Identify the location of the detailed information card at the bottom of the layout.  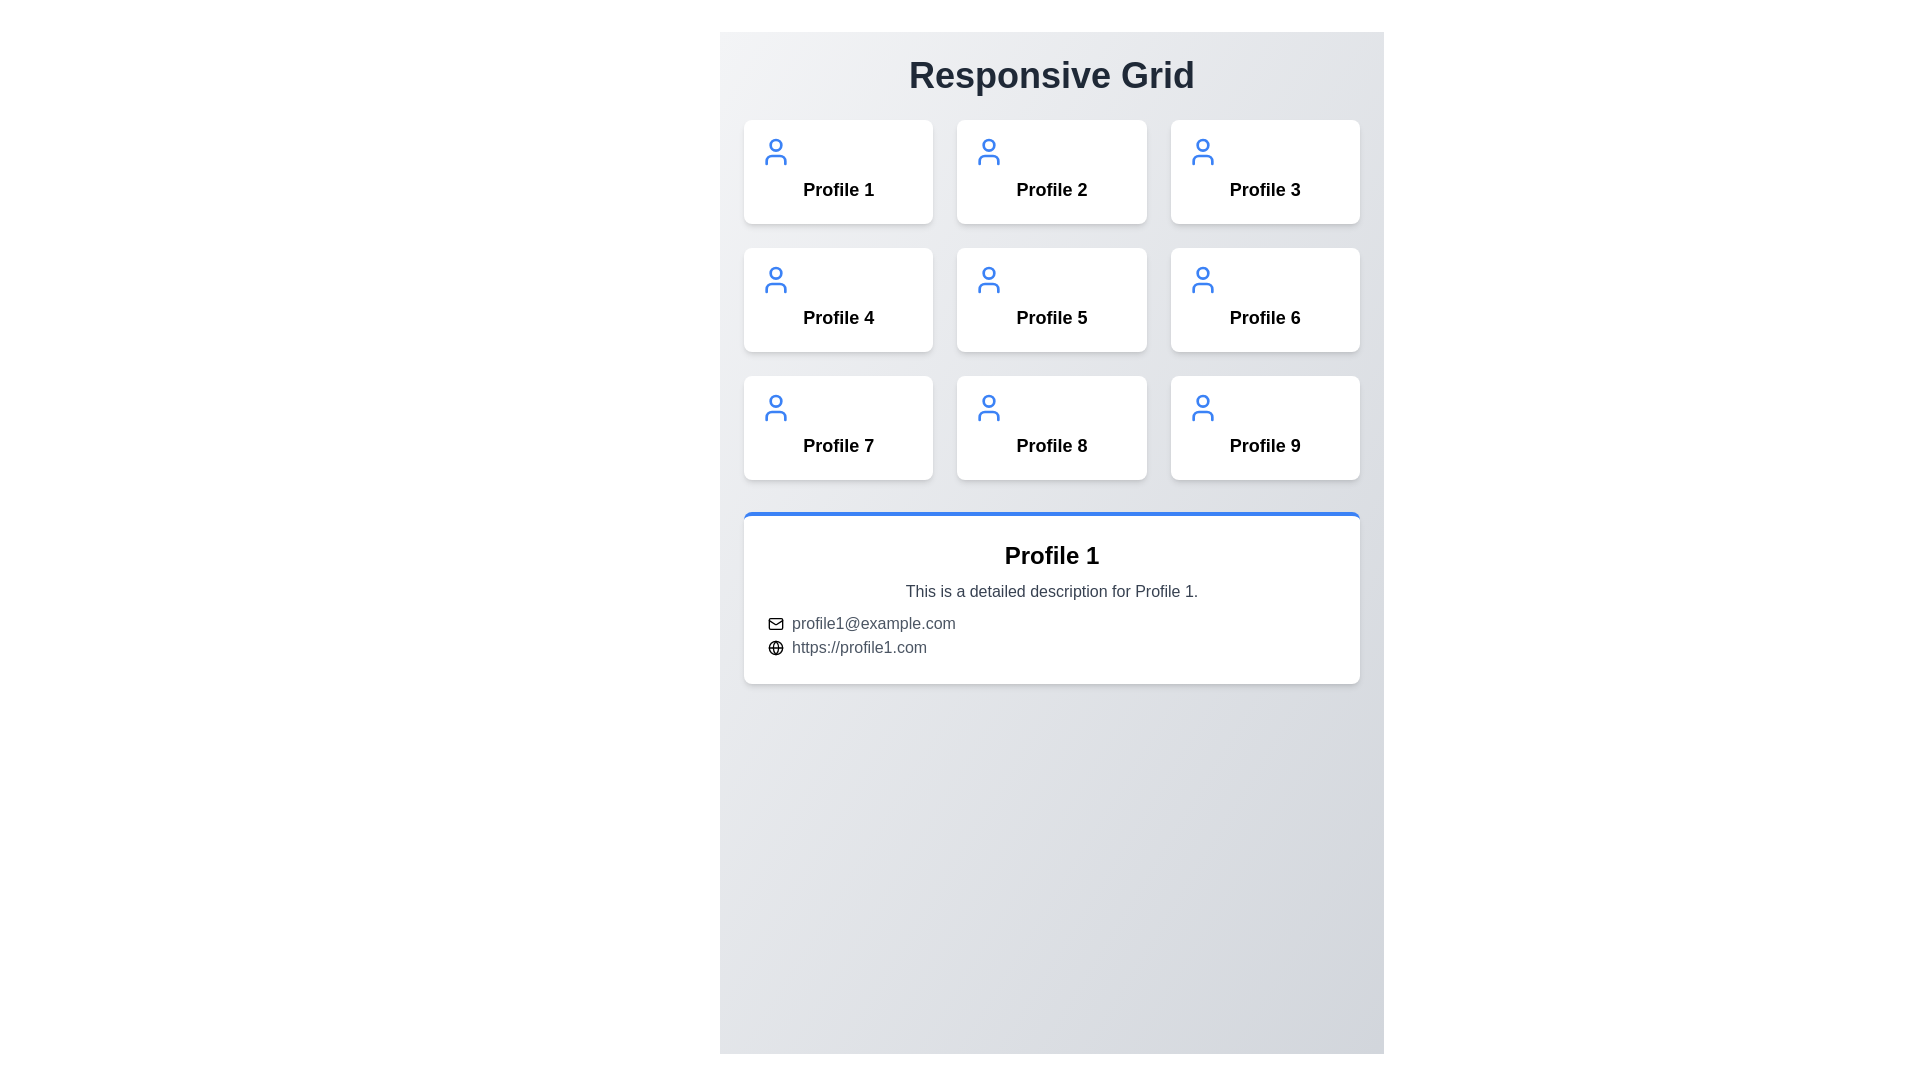
(1050, 596).